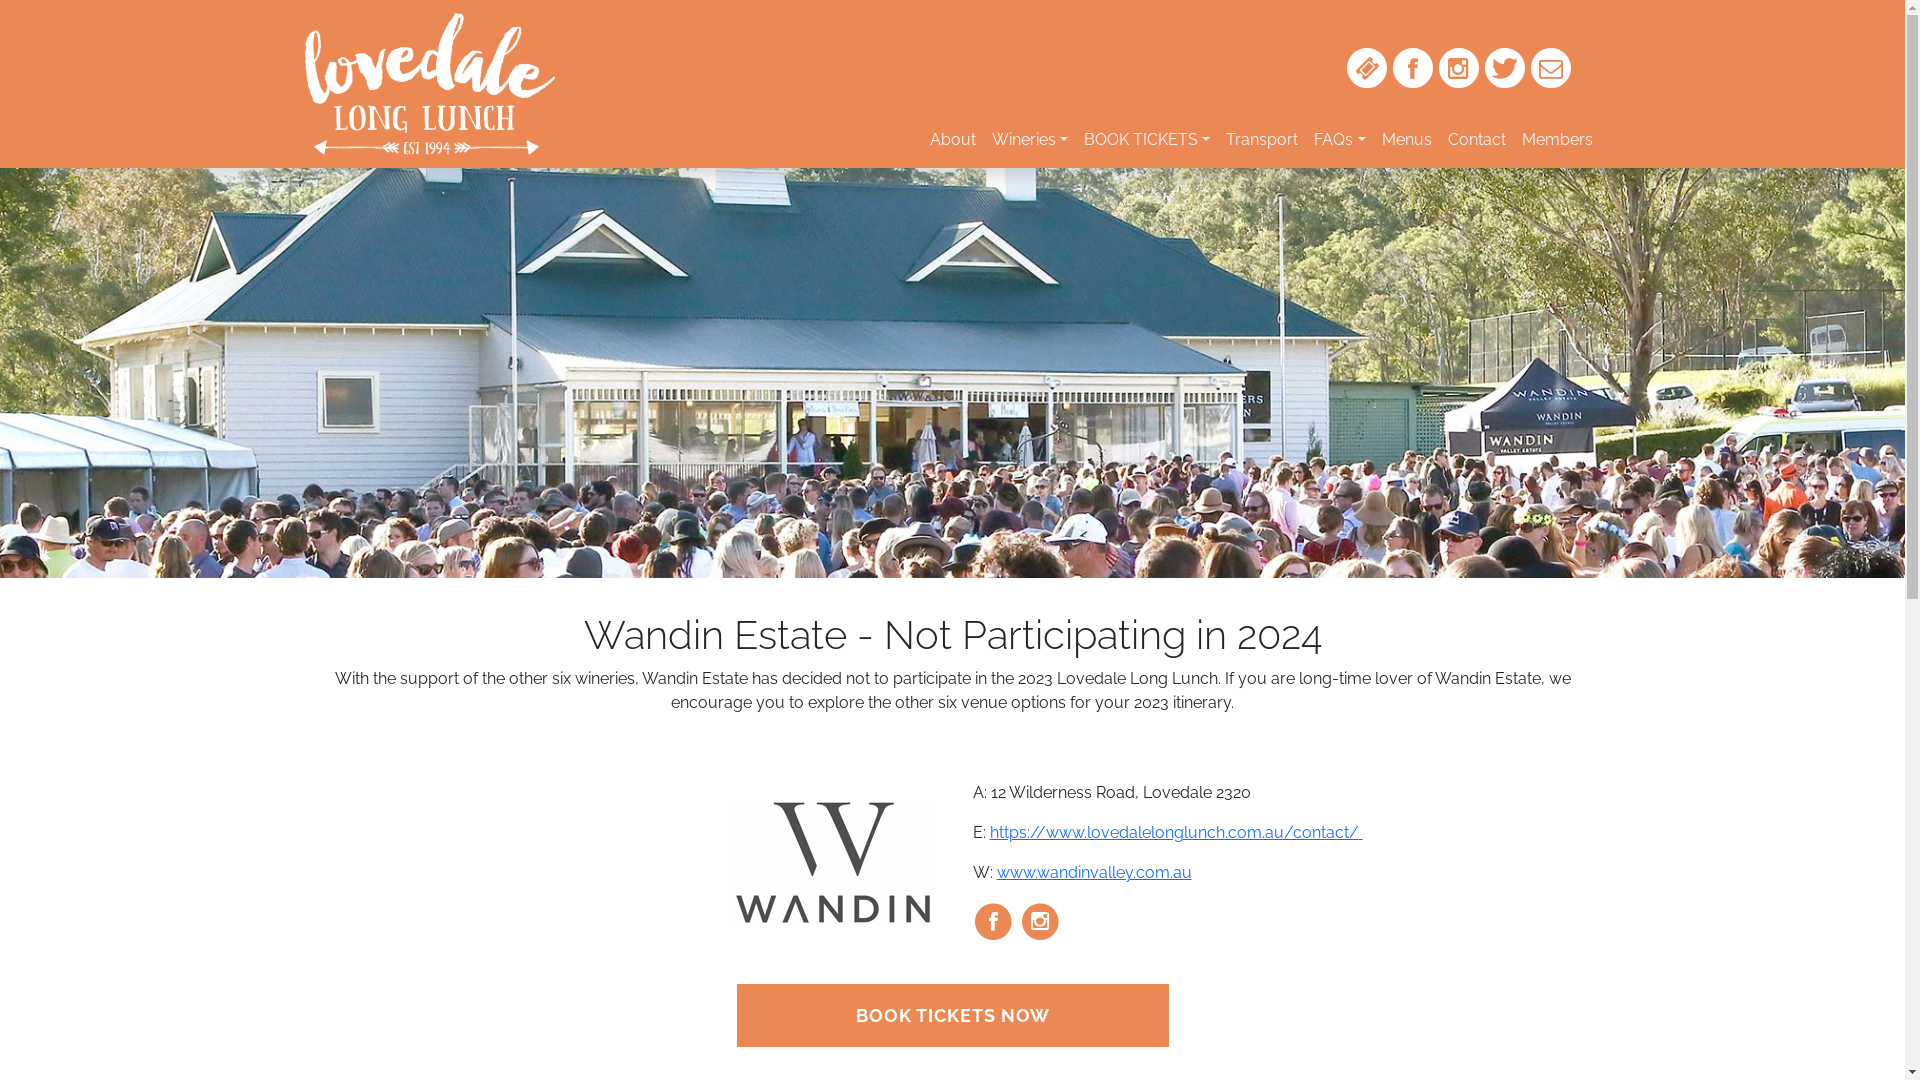 The height and width of the screenshot is (1080, 1920). I want to click on 'Like us on Facebook', so click(1410, 67).